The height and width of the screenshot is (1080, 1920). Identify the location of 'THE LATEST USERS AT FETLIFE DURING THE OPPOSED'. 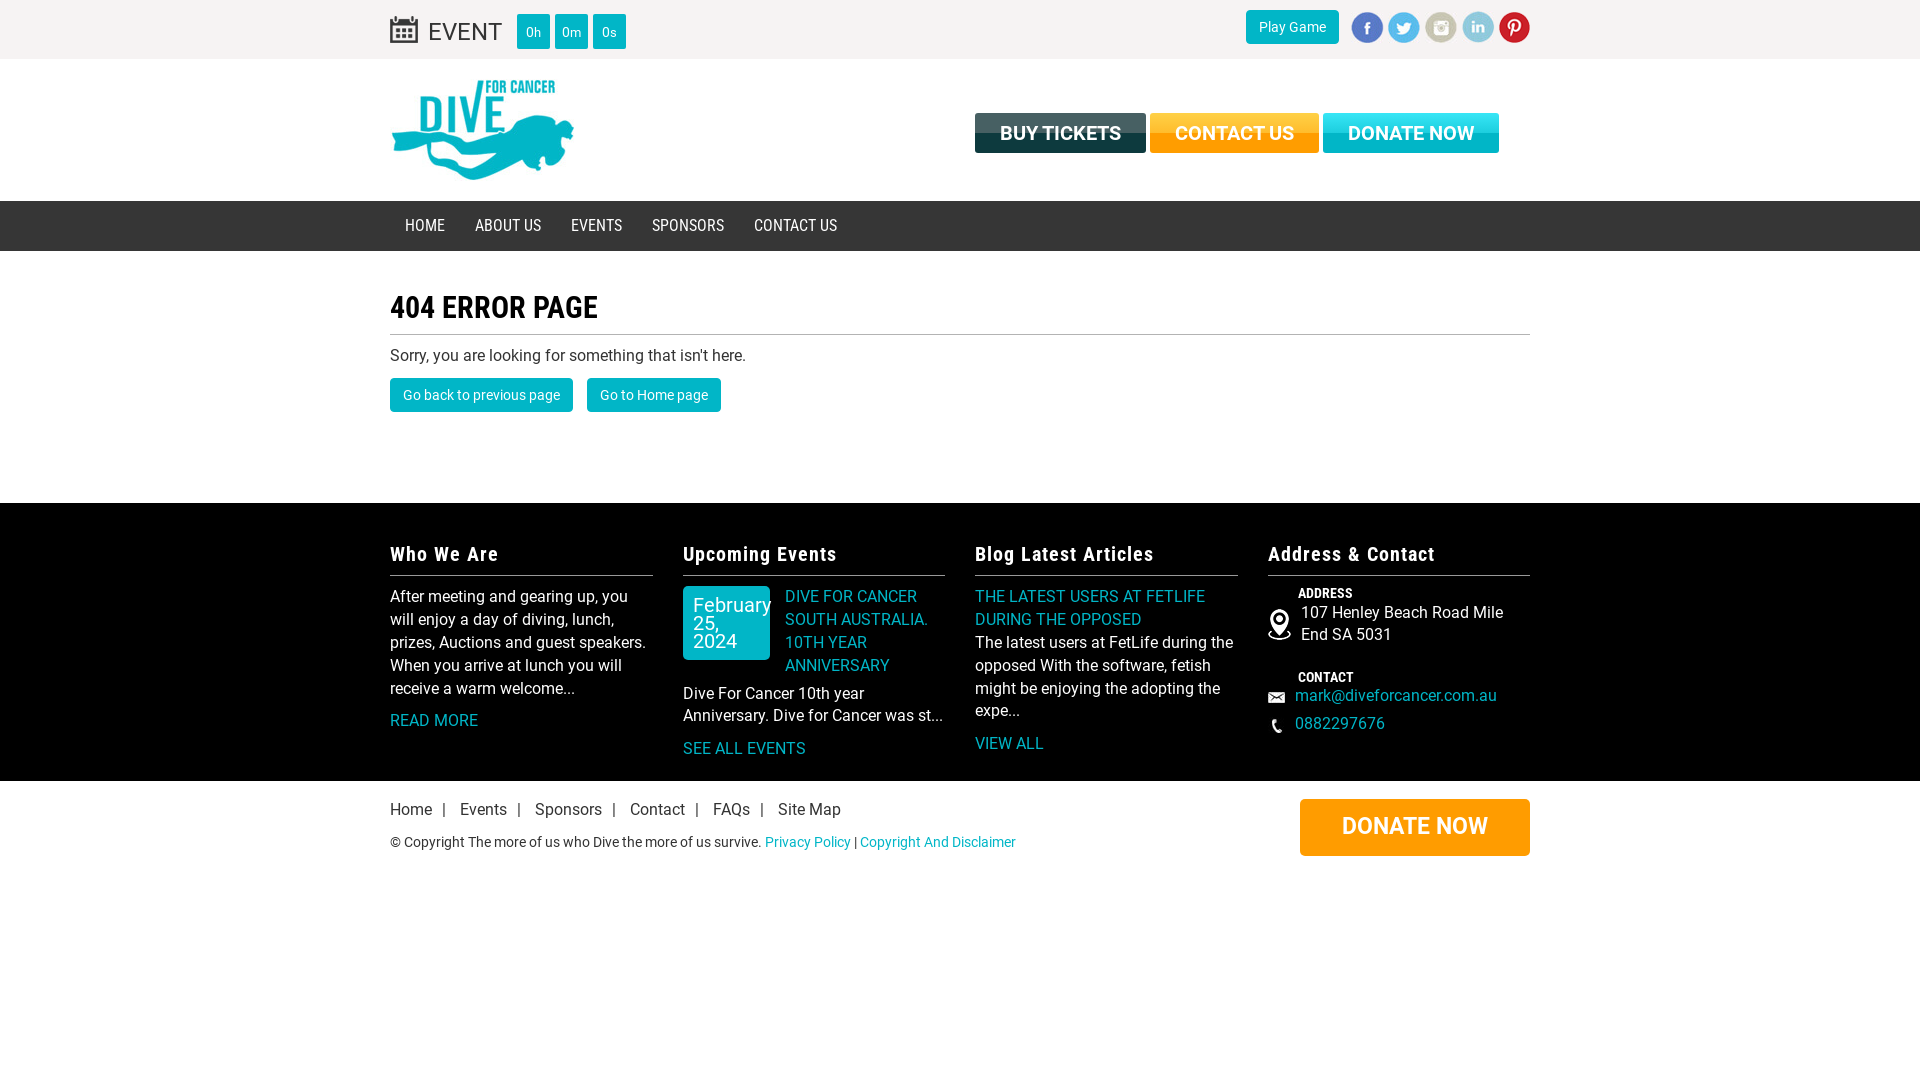
(1088, 607).